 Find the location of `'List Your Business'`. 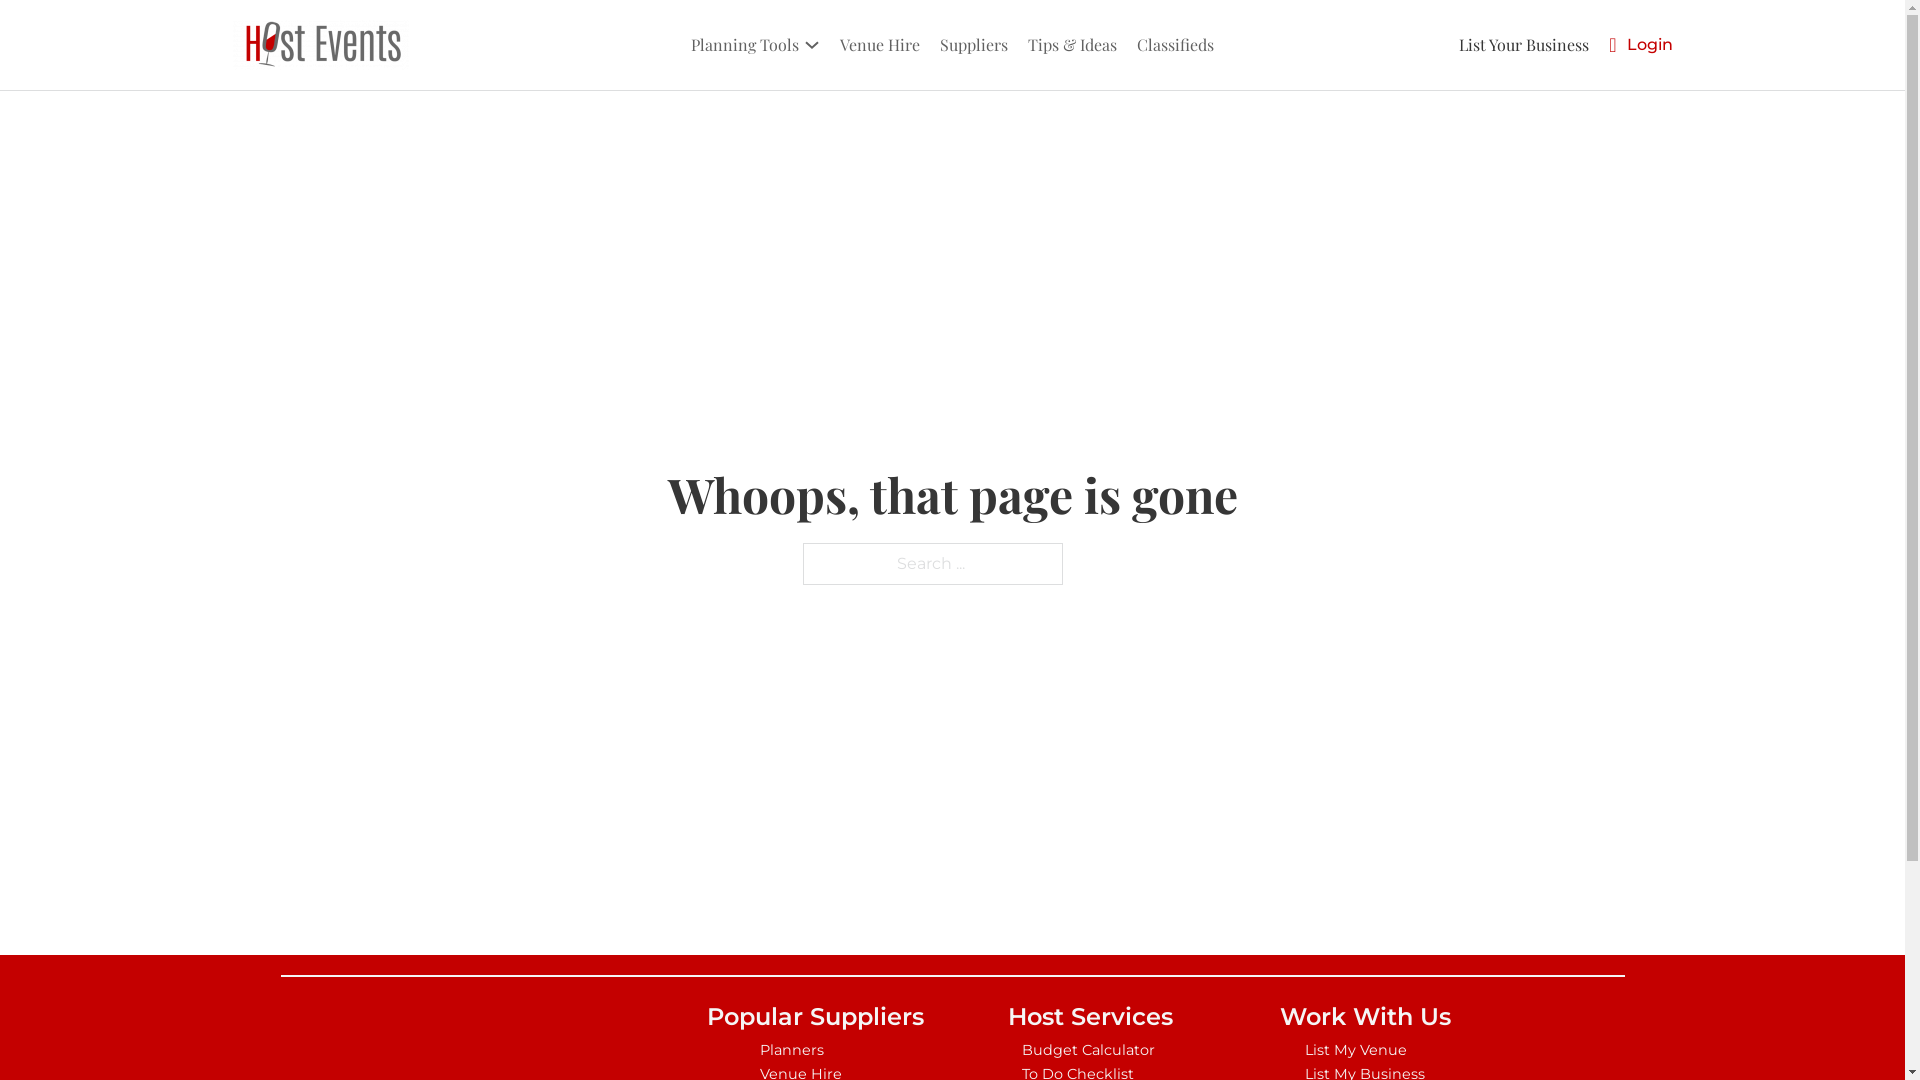

'List Your Business' is located at coordinates (1522, 44).